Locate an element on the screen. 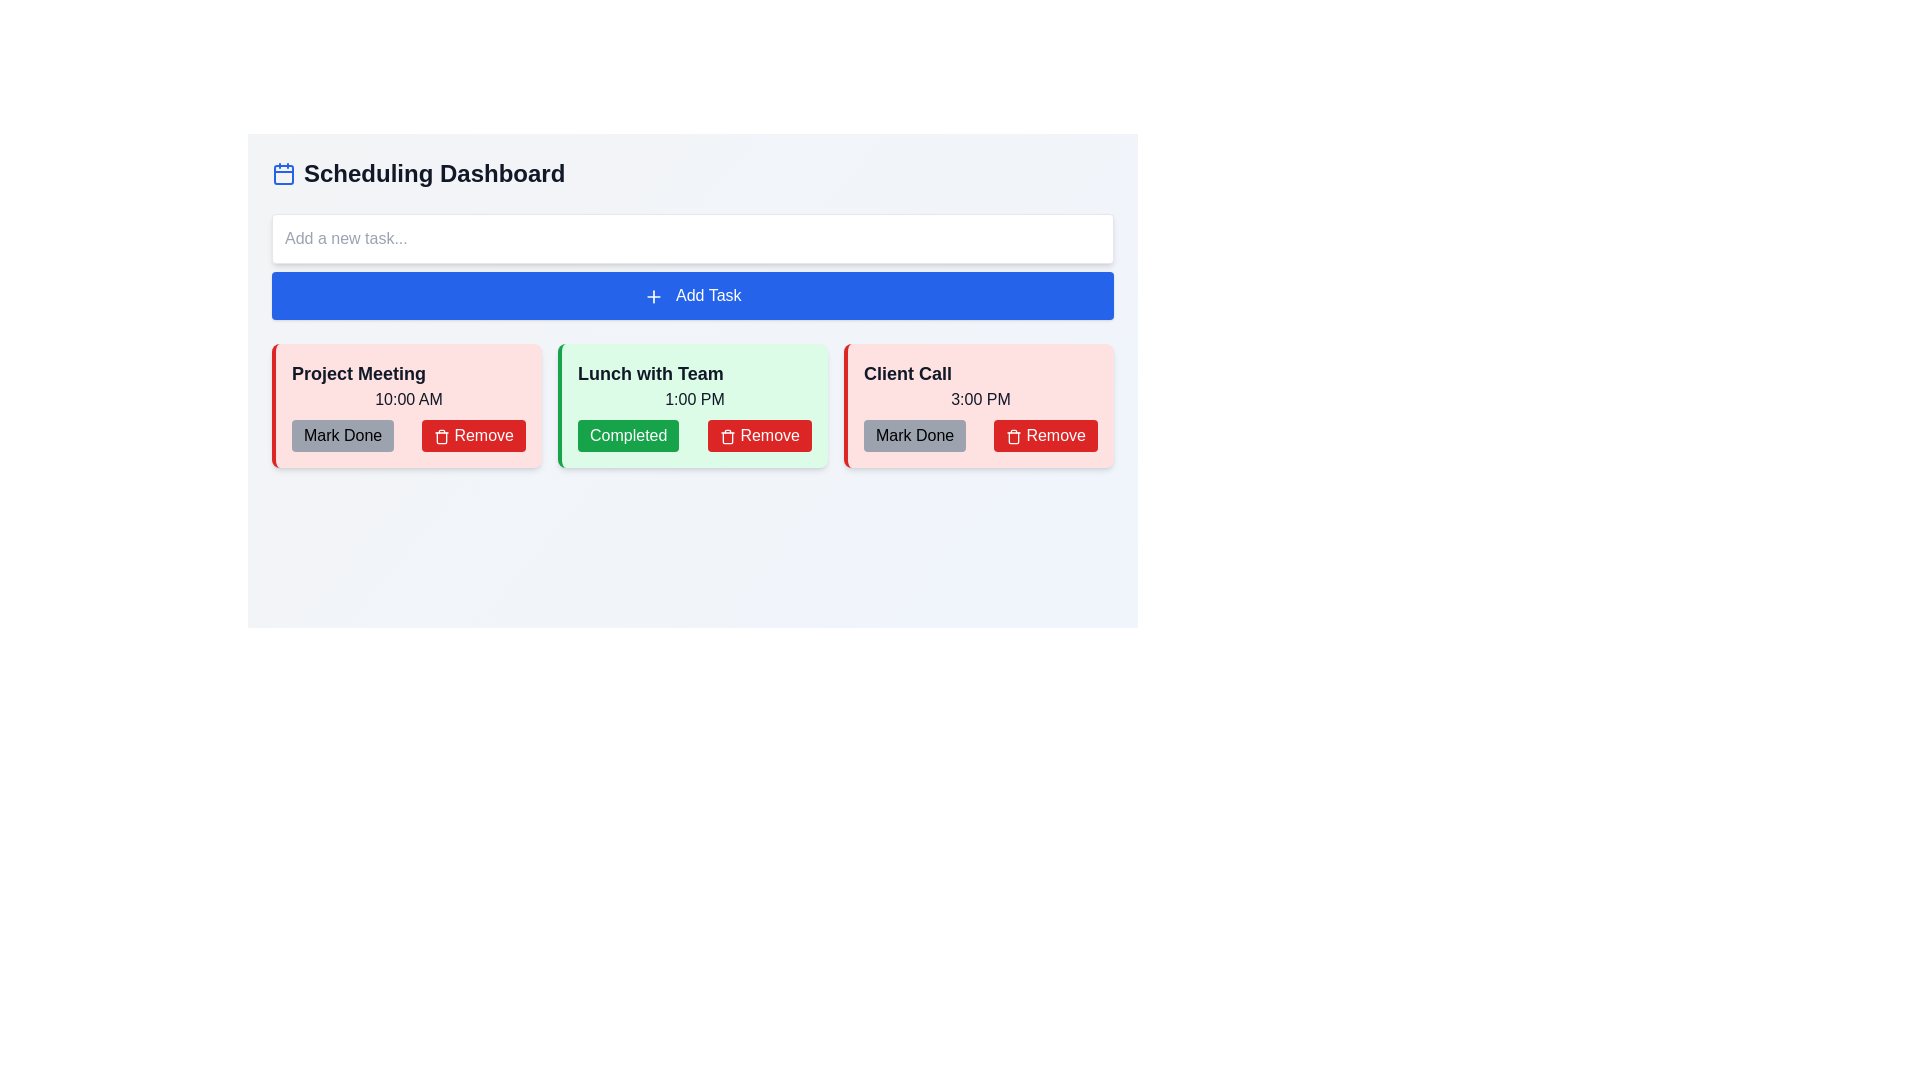  the task card titled 'Lunch with Team' is located at coordinates (692, 339).